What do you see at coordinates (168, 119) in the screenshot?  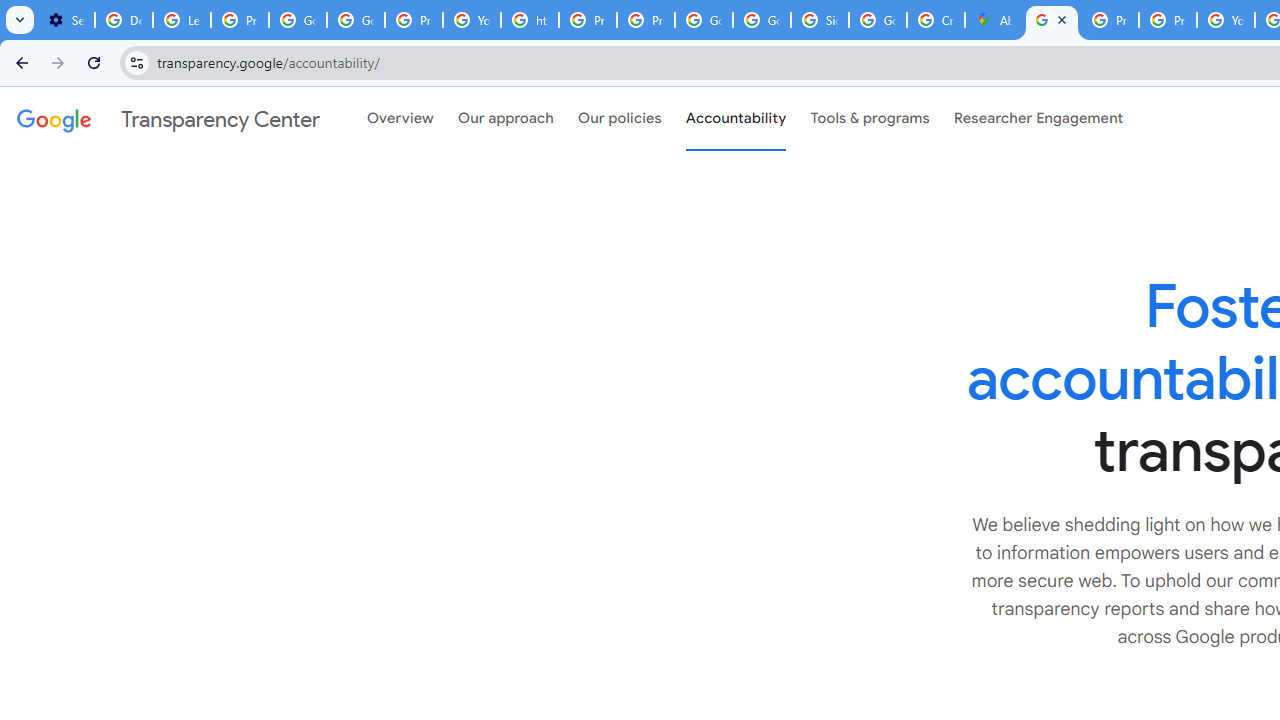 I see `'Transparency Center'` at bounding box center [168, 119].